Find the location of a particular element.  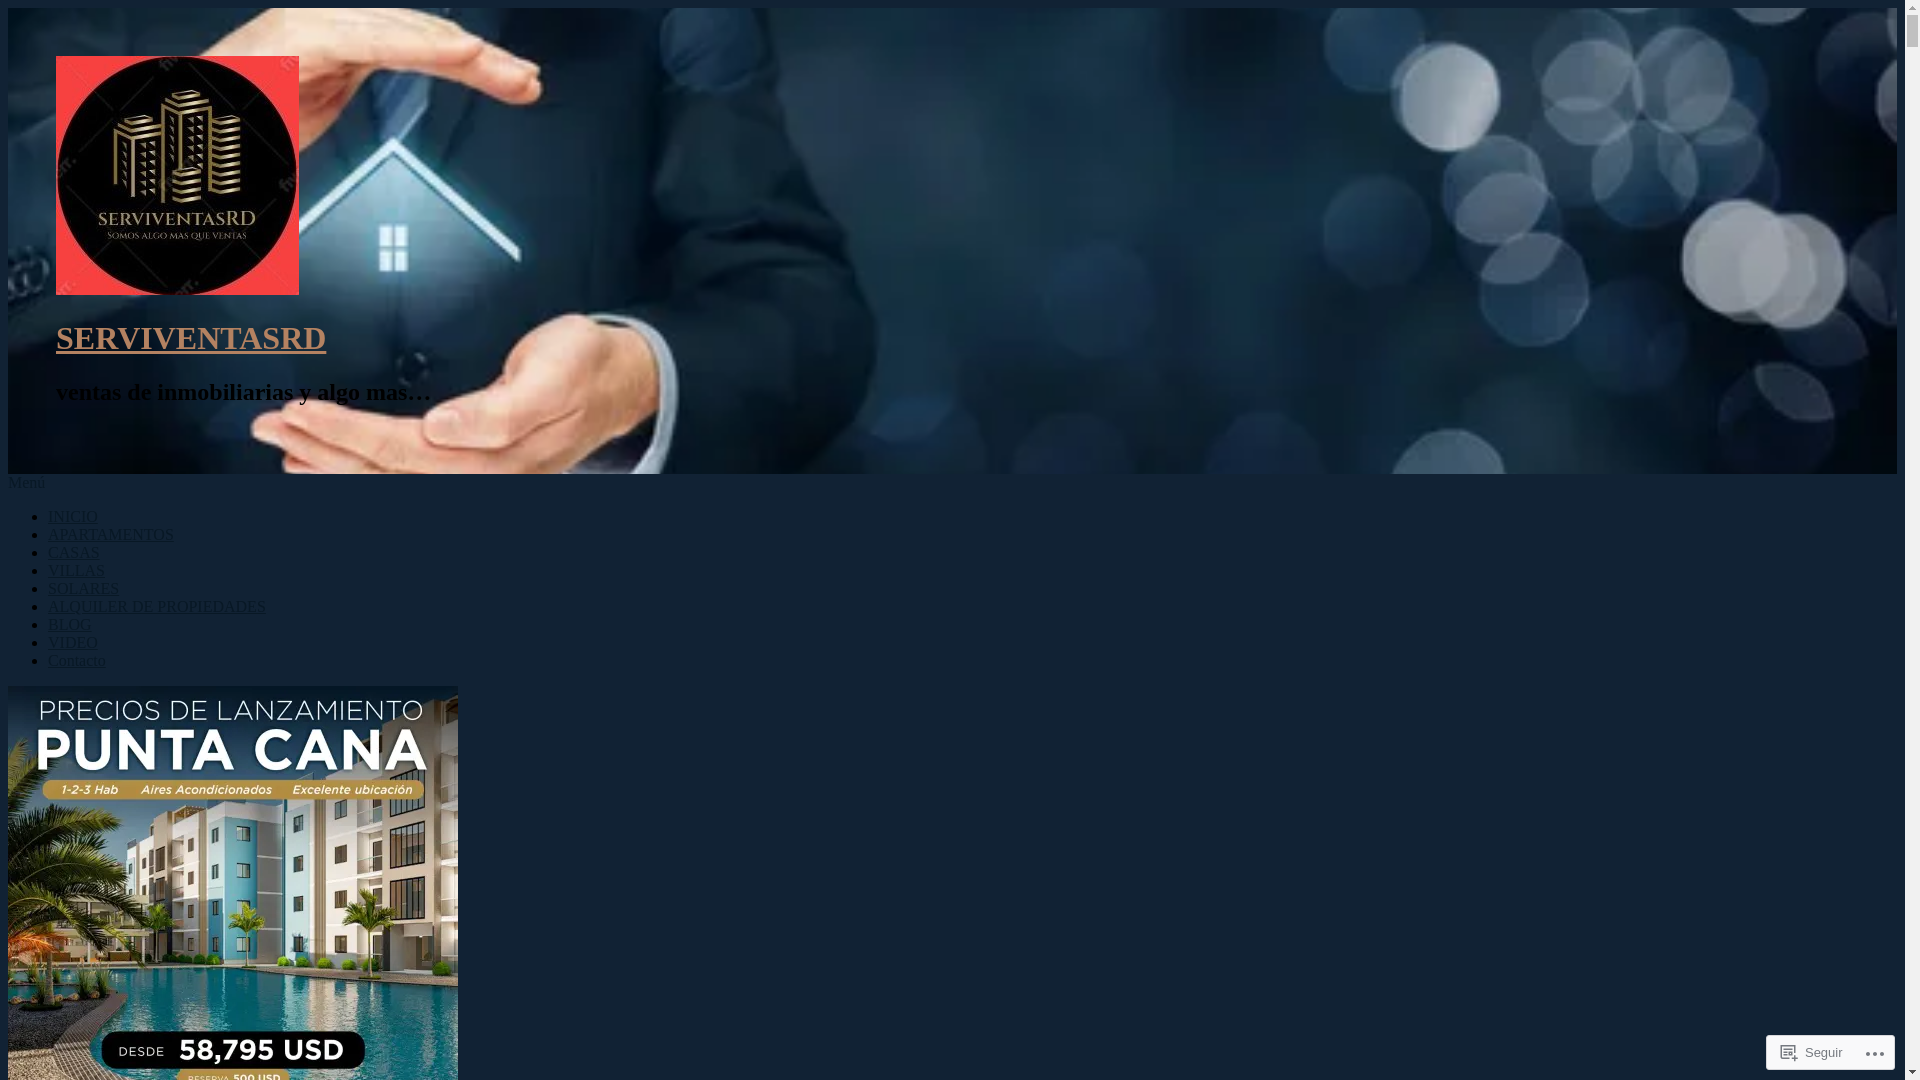

'APARTAMENTOS' is located at coordinates (109, 533).